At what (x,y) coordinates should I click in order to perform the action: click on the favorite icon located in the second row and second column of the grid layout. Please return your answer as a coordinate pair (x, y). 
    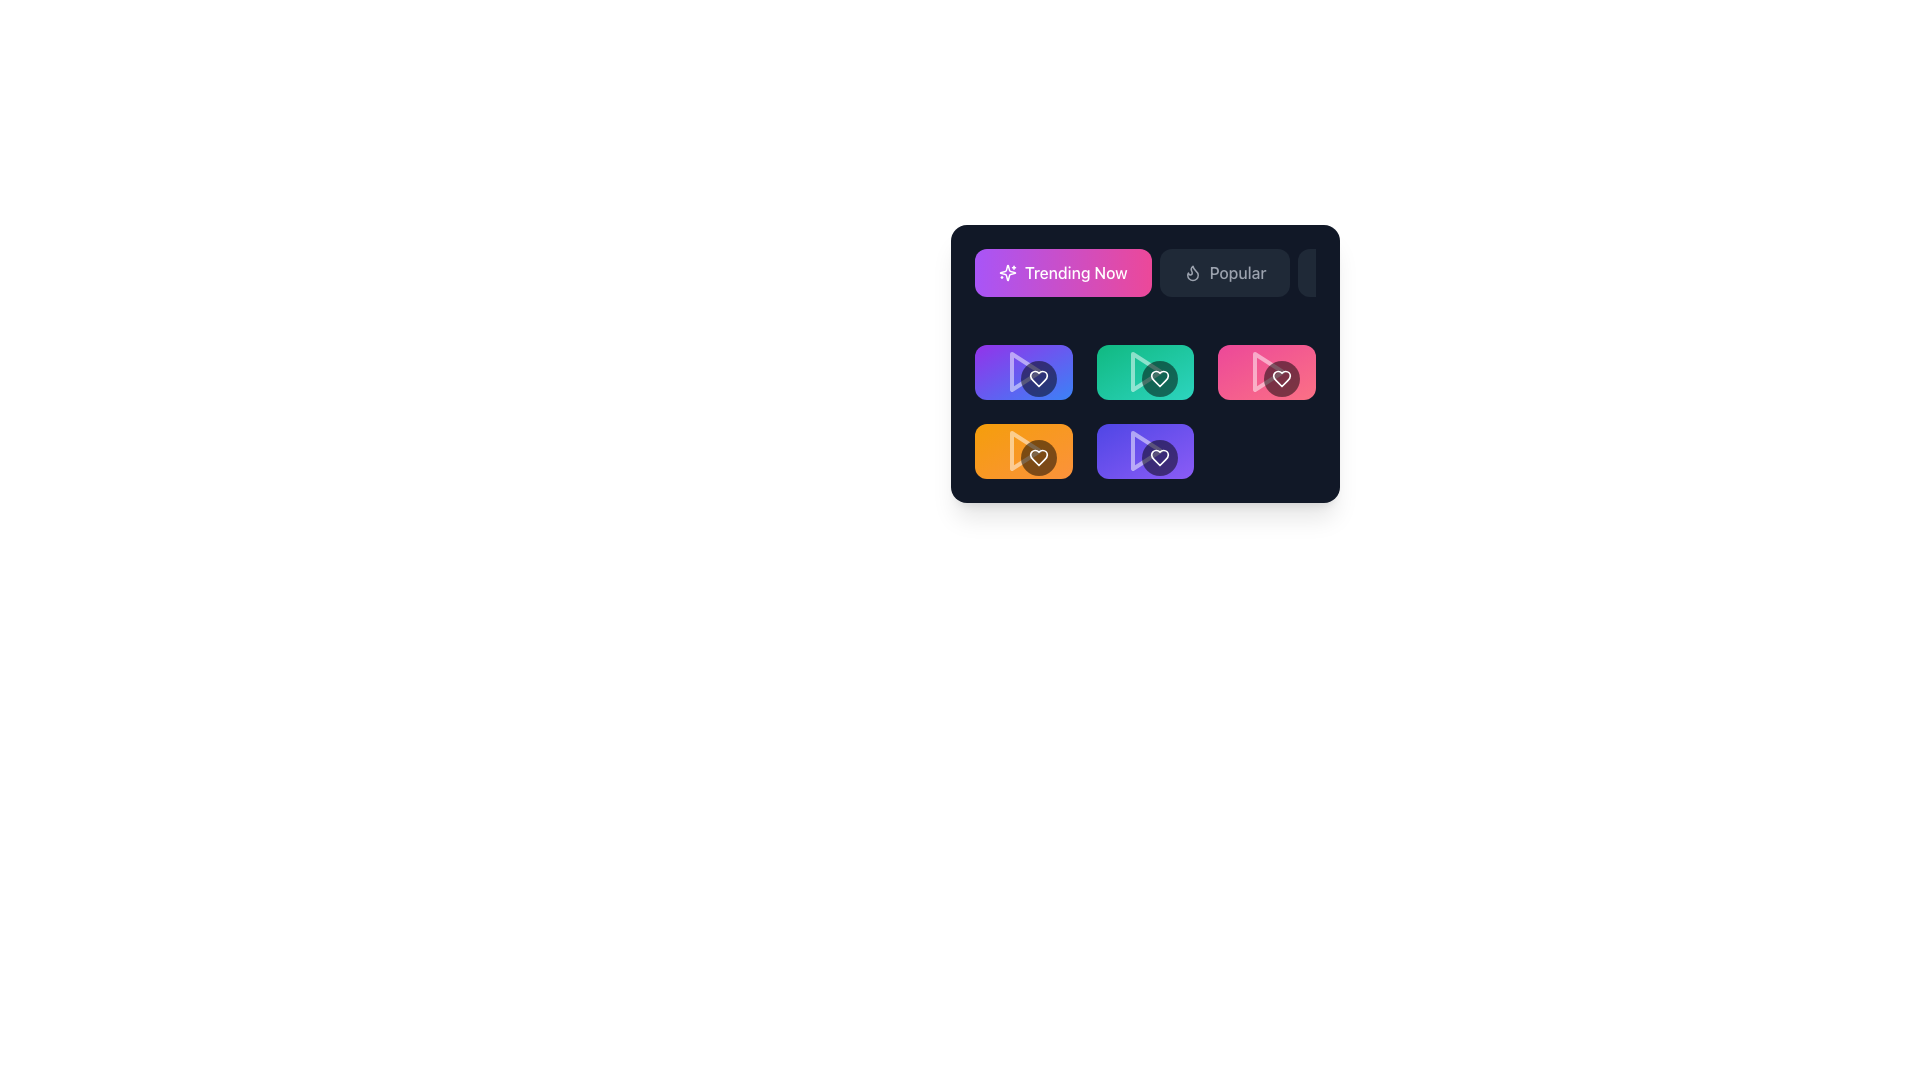
    Looking at the image, I should click on (1160, 378).